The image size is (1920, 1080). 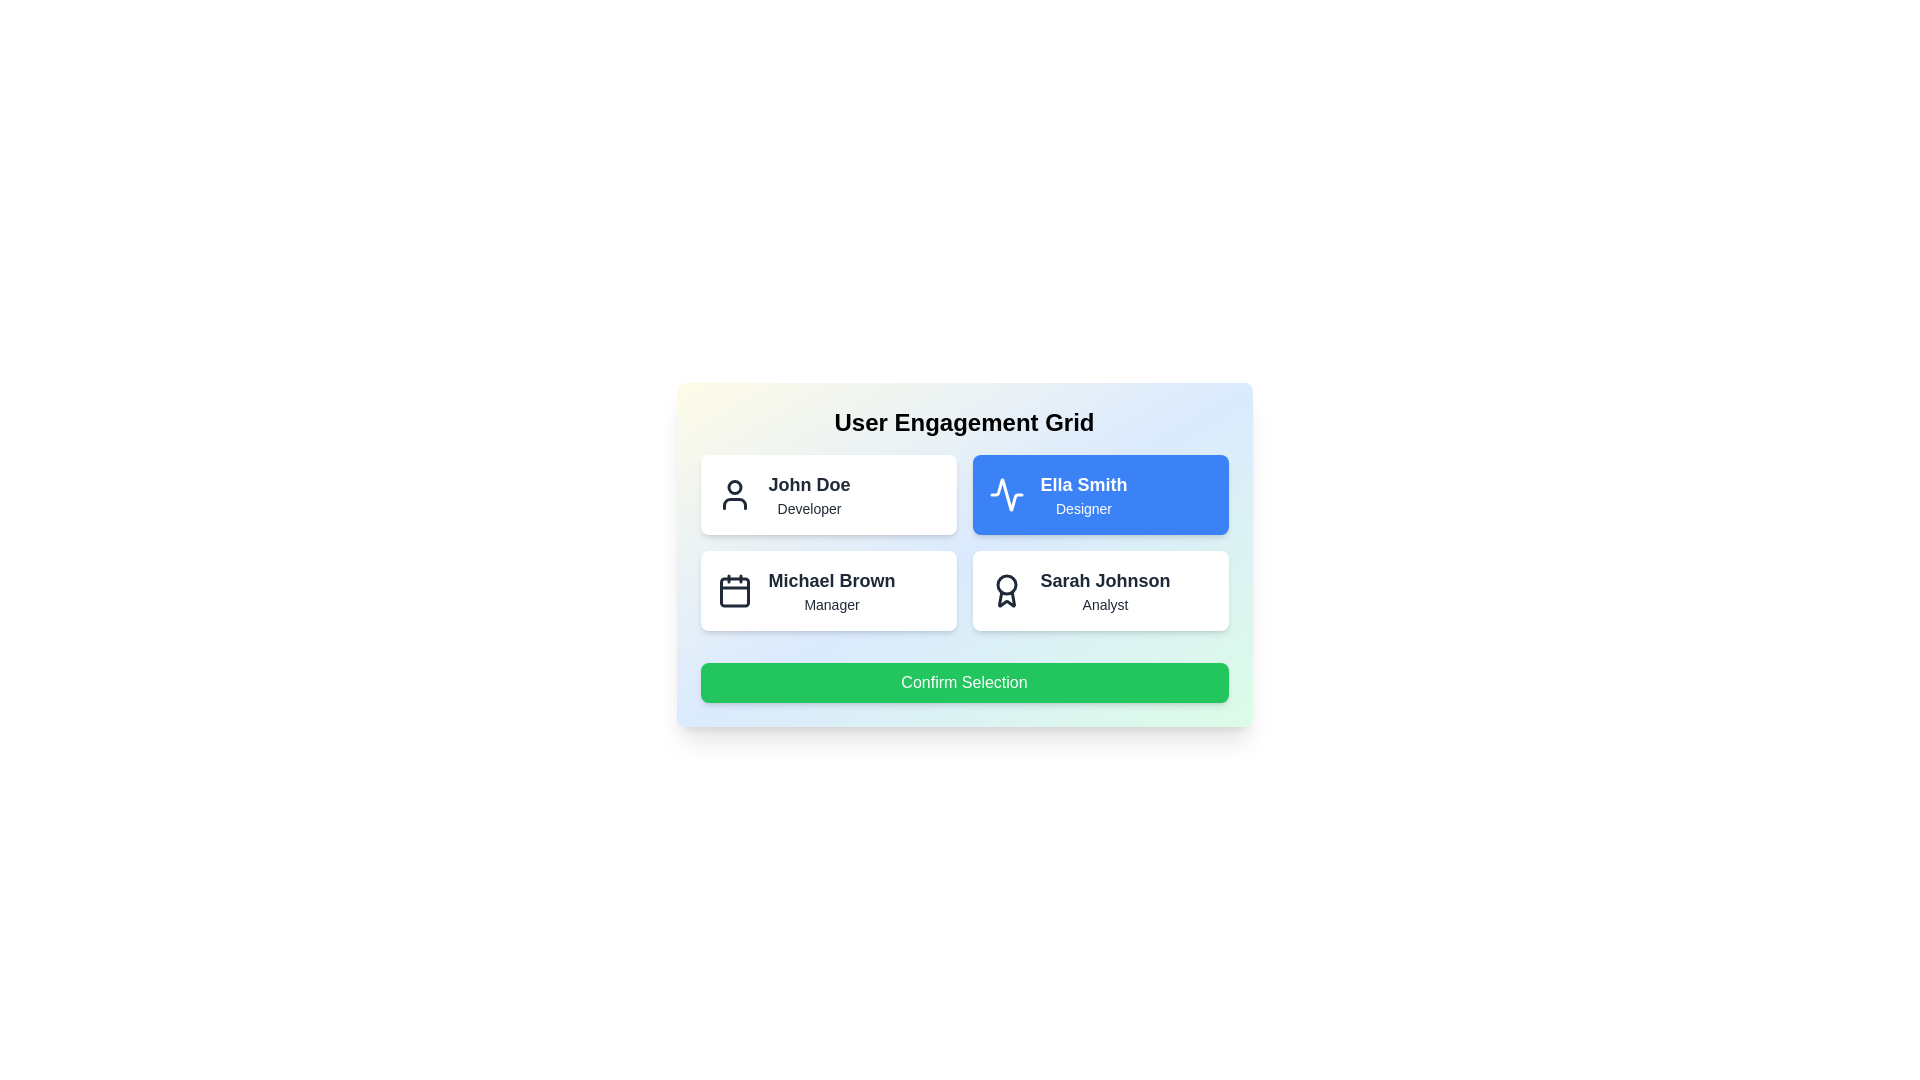 I want to click on the user card of Sarah Johnson, so click(x=1099, y=589).